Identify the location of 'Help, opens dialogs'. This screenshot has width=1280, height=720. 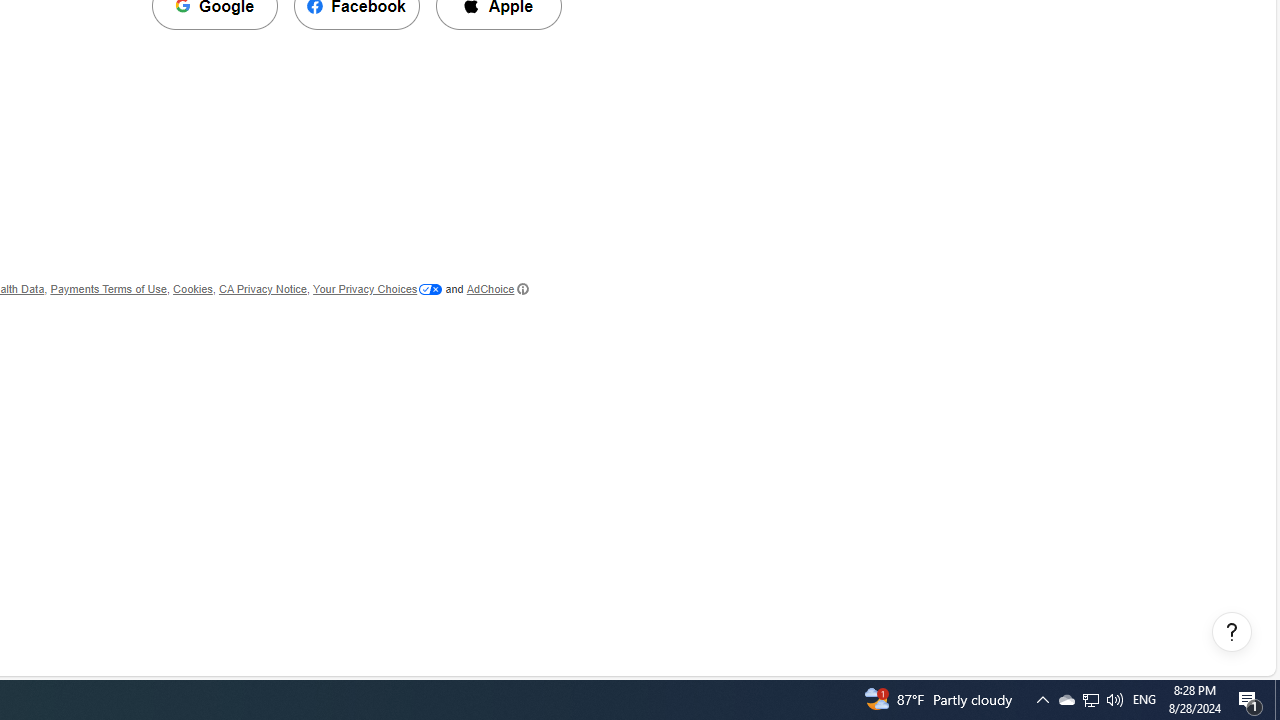
(1231, 632).